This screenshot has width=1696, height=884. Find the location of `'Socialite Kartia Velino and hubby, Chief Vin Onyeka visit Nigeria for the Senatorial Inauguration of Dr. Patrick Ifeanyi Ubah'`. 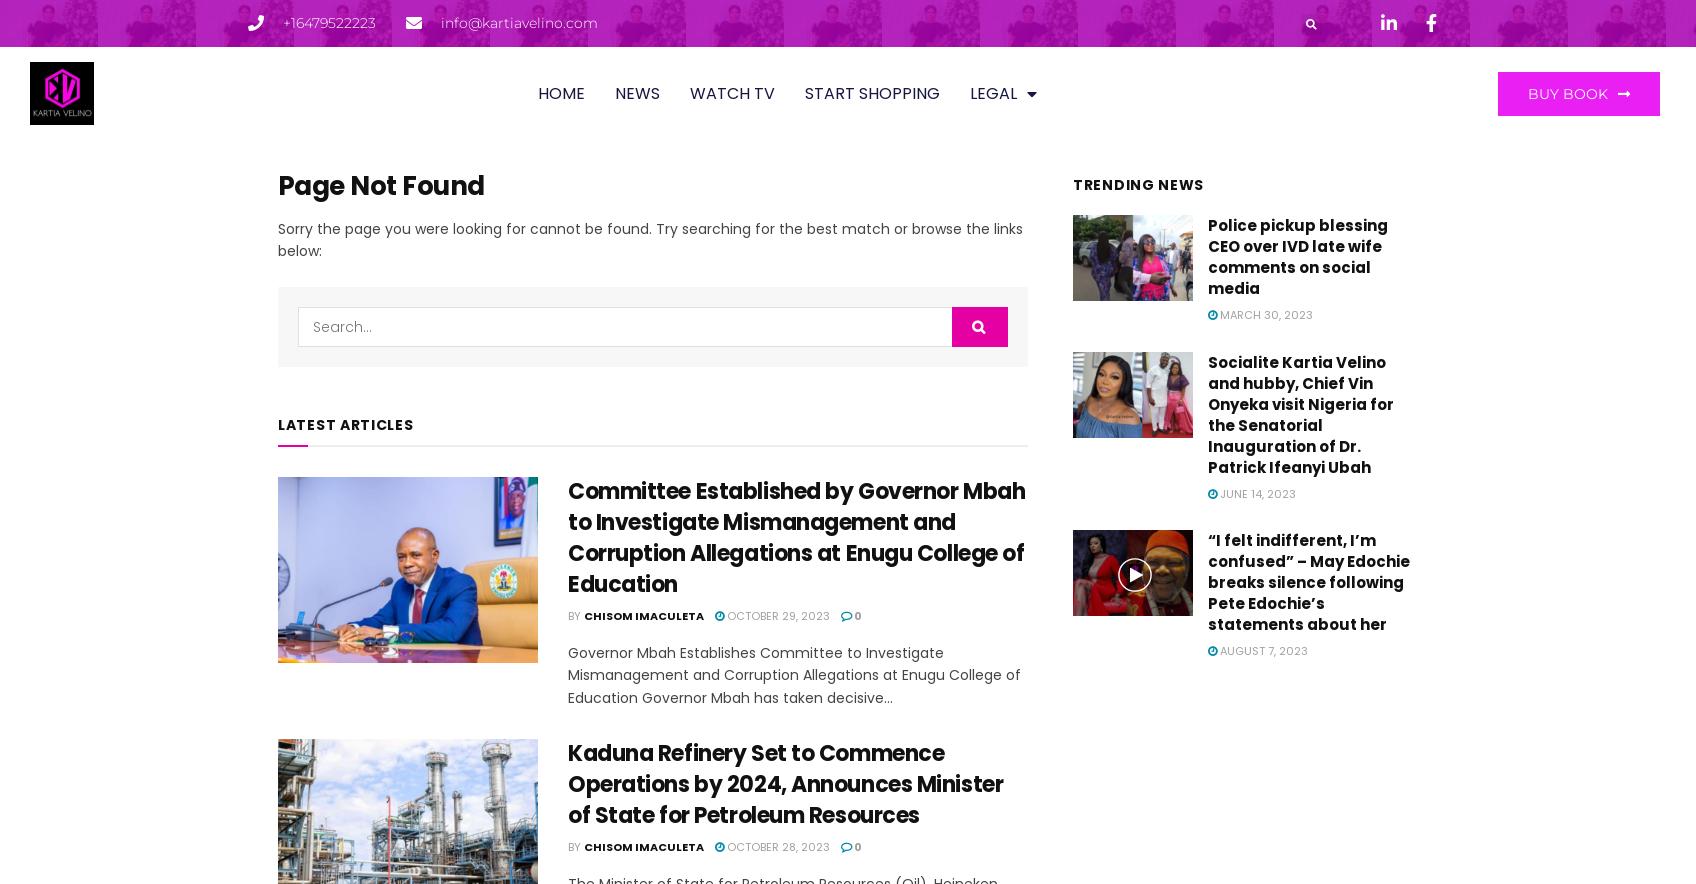

'Socialite Kartia Velino and hubby, Chief Vin Onyeka visit Nigeria for the Senatorial Inauguration of Dr. Patrick Ifeanyi Ubah' is located at coordinates (1301, 412).